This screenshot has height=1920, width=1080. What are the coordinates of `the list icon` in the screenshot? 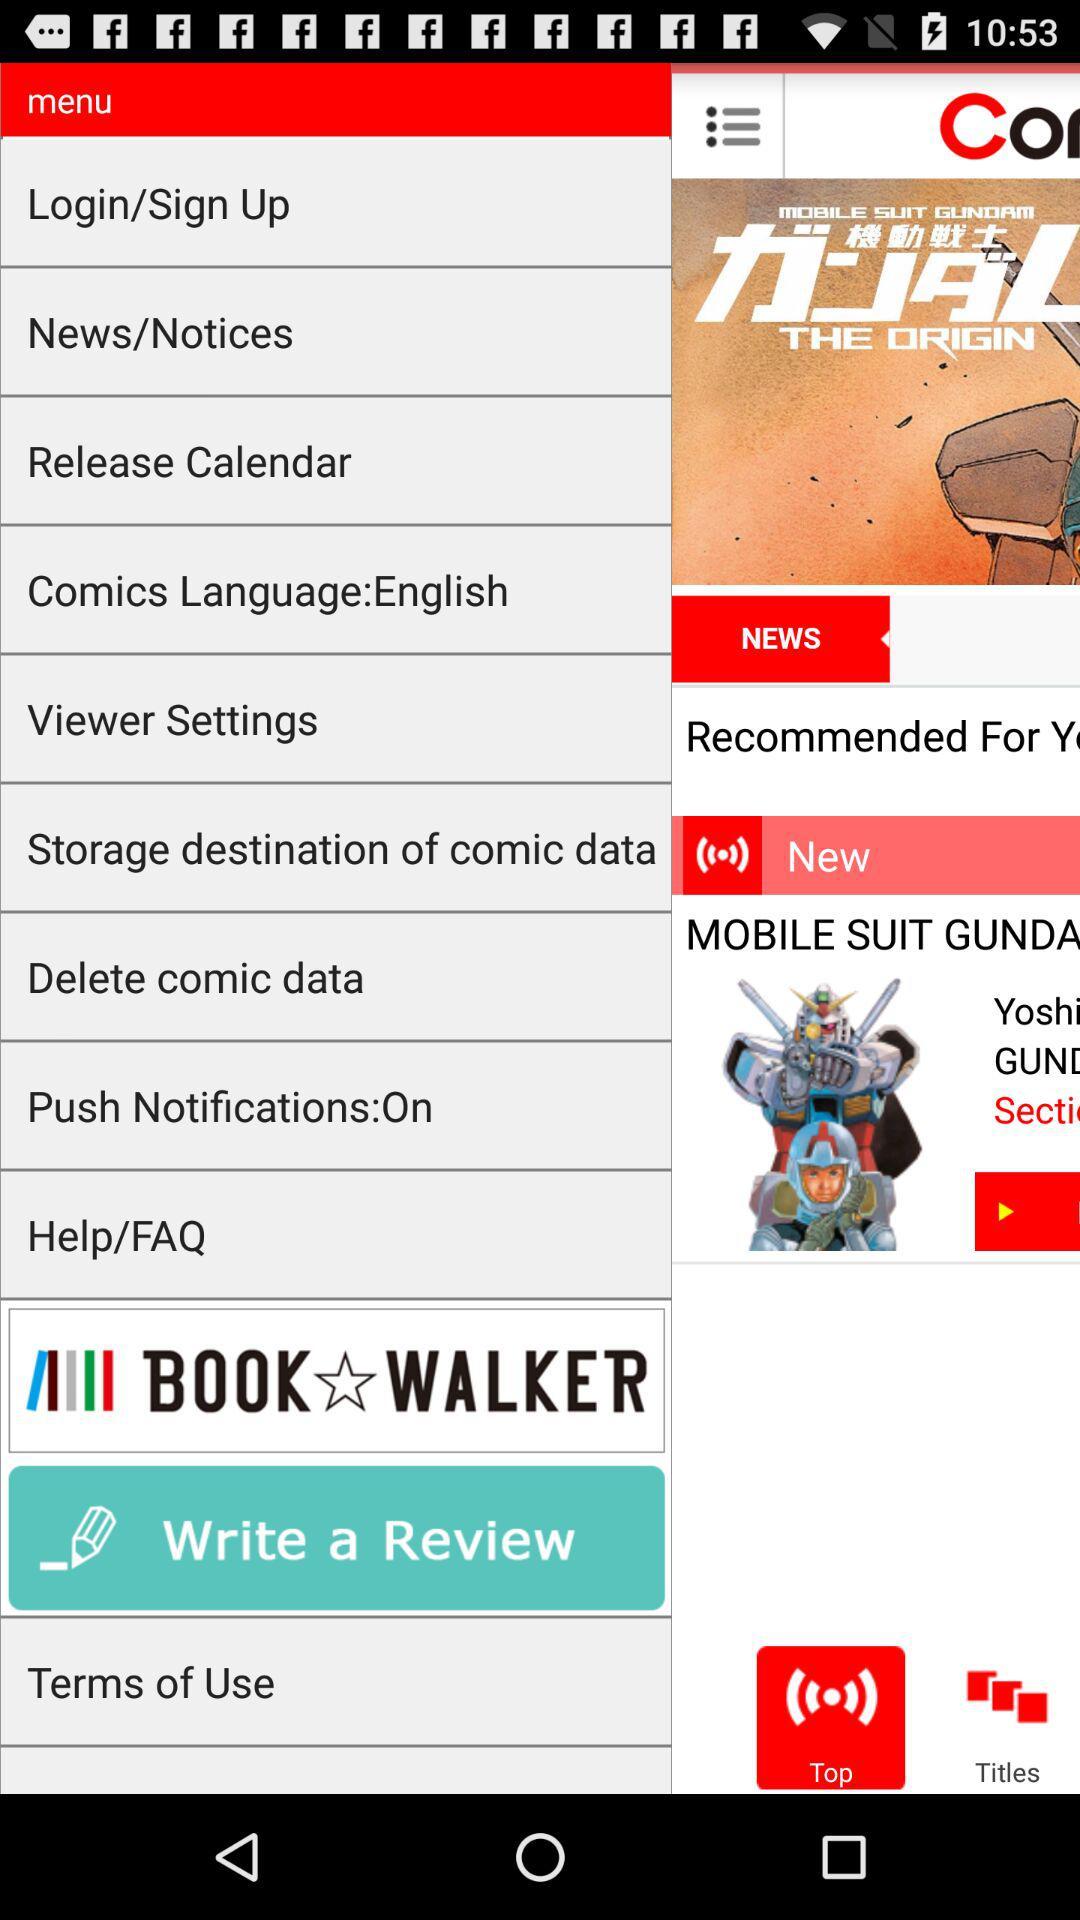 It's located at (733, 133).